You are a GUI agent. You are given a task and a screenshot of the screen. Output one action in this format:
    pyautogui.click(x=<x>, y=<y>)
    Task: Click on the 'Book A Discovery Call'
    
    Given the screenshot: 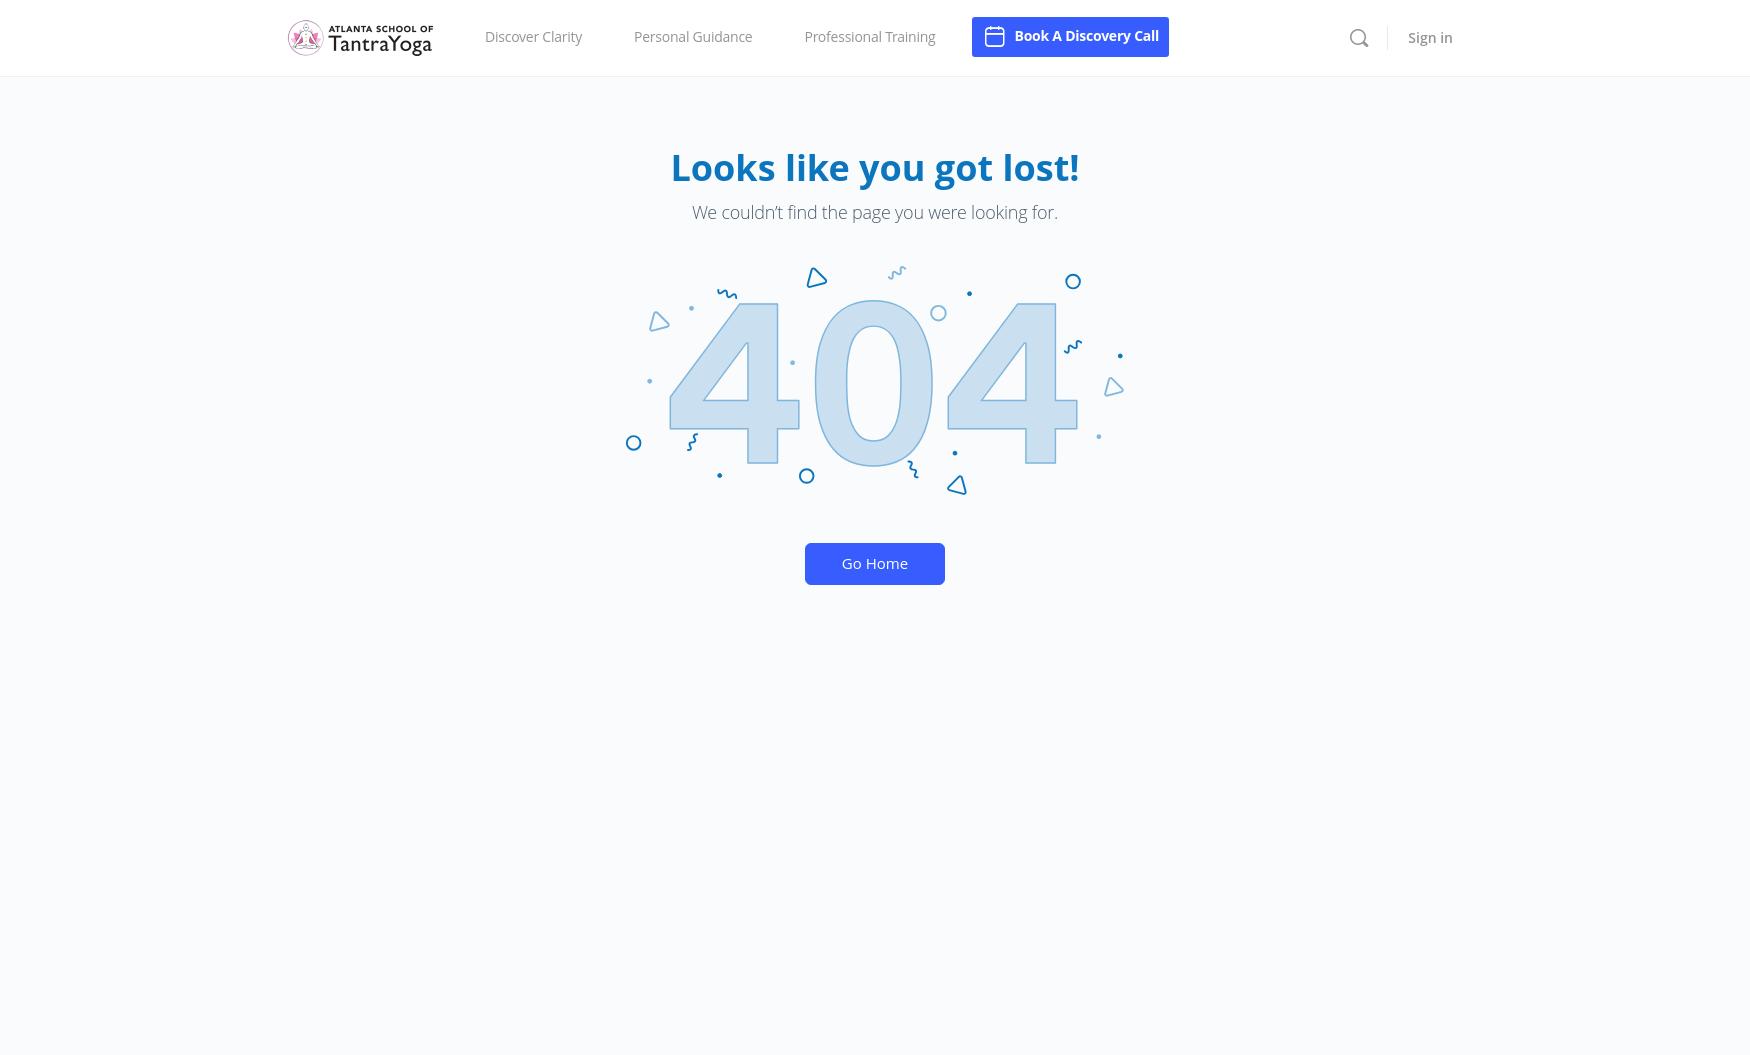 What is the action you would take?
    pyautogui.click(x=1012, y=35)
    